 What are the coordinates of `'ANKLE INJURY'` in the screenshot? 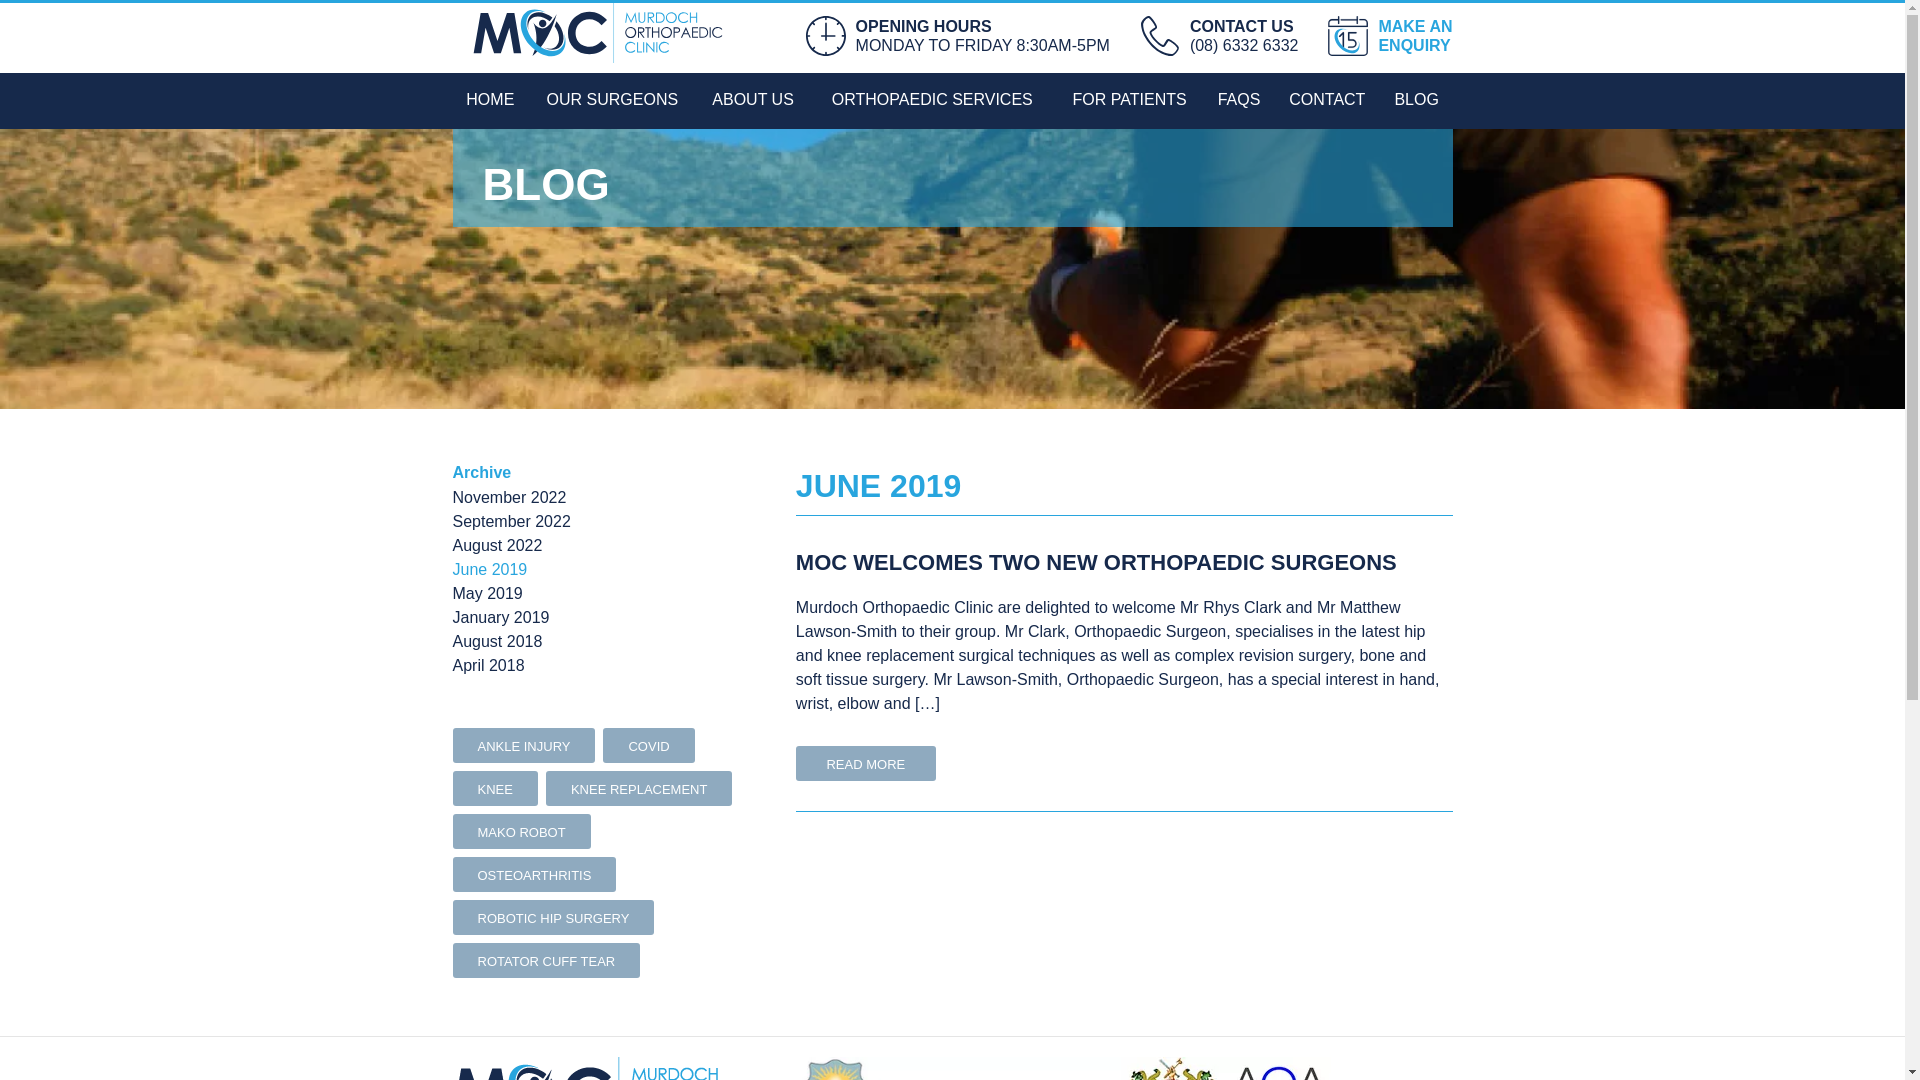 It's located at (523, 745).